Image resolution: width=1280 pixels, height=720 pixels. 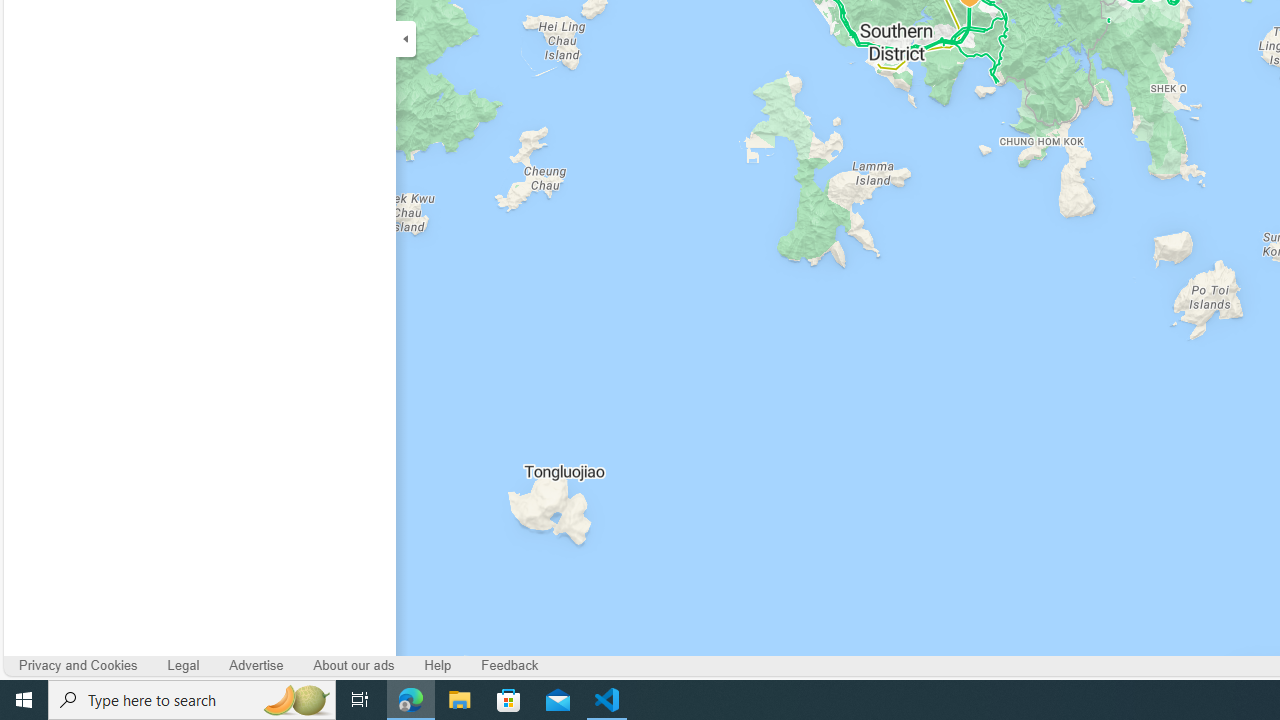 What do you see at coordinates (255, 665) in the screenshot?
I see `'Advertise'` at bounding box center [255, 665].